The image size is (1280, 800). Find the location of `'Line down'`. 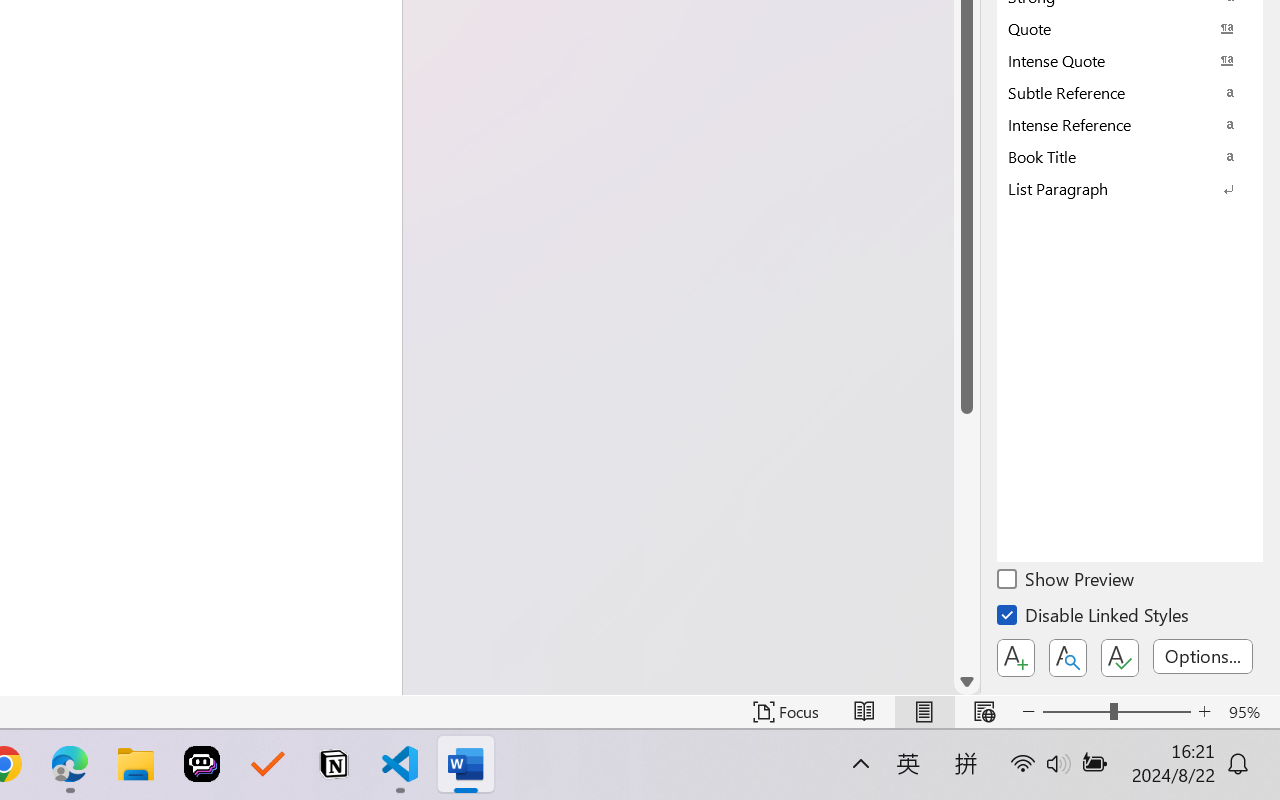

'Line down' is located at coordinates (967, 682).